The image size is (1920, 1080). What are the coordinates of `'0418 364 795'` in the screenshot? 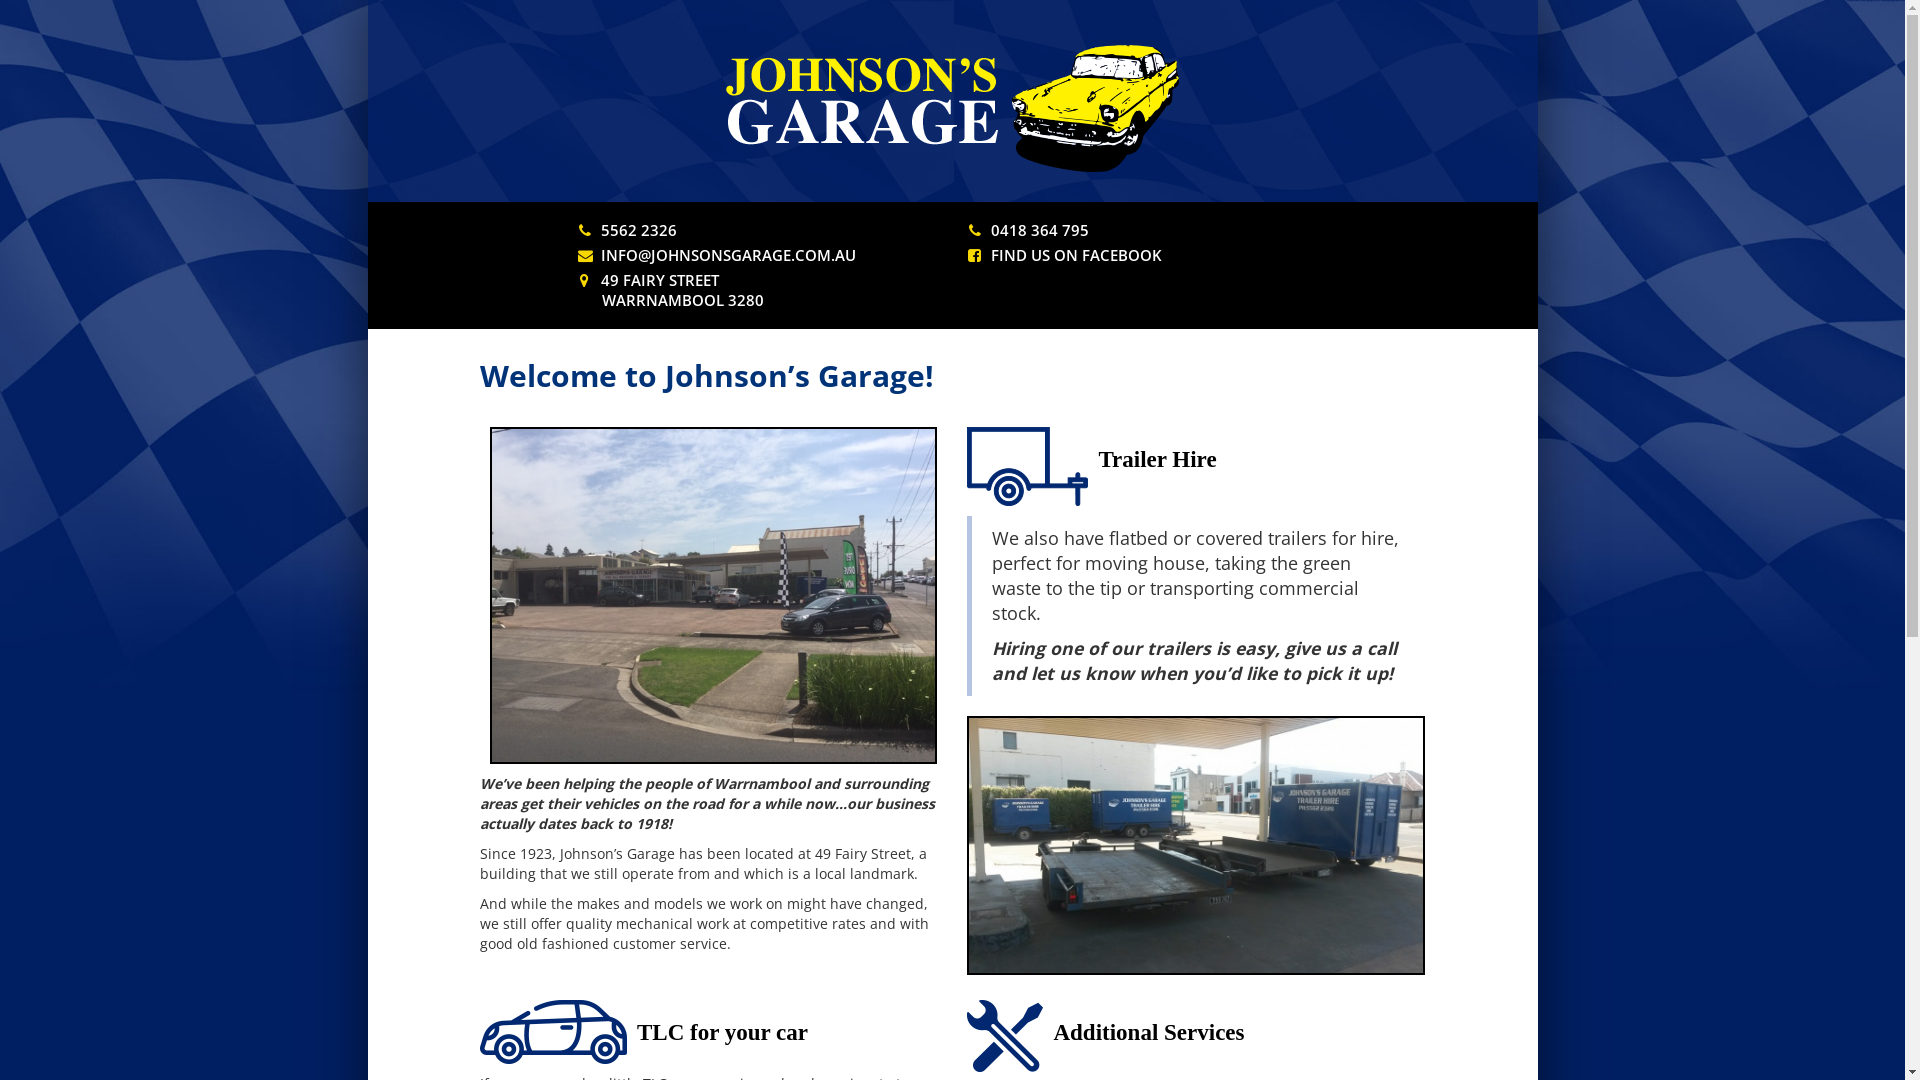 It's located at (1040, 229).